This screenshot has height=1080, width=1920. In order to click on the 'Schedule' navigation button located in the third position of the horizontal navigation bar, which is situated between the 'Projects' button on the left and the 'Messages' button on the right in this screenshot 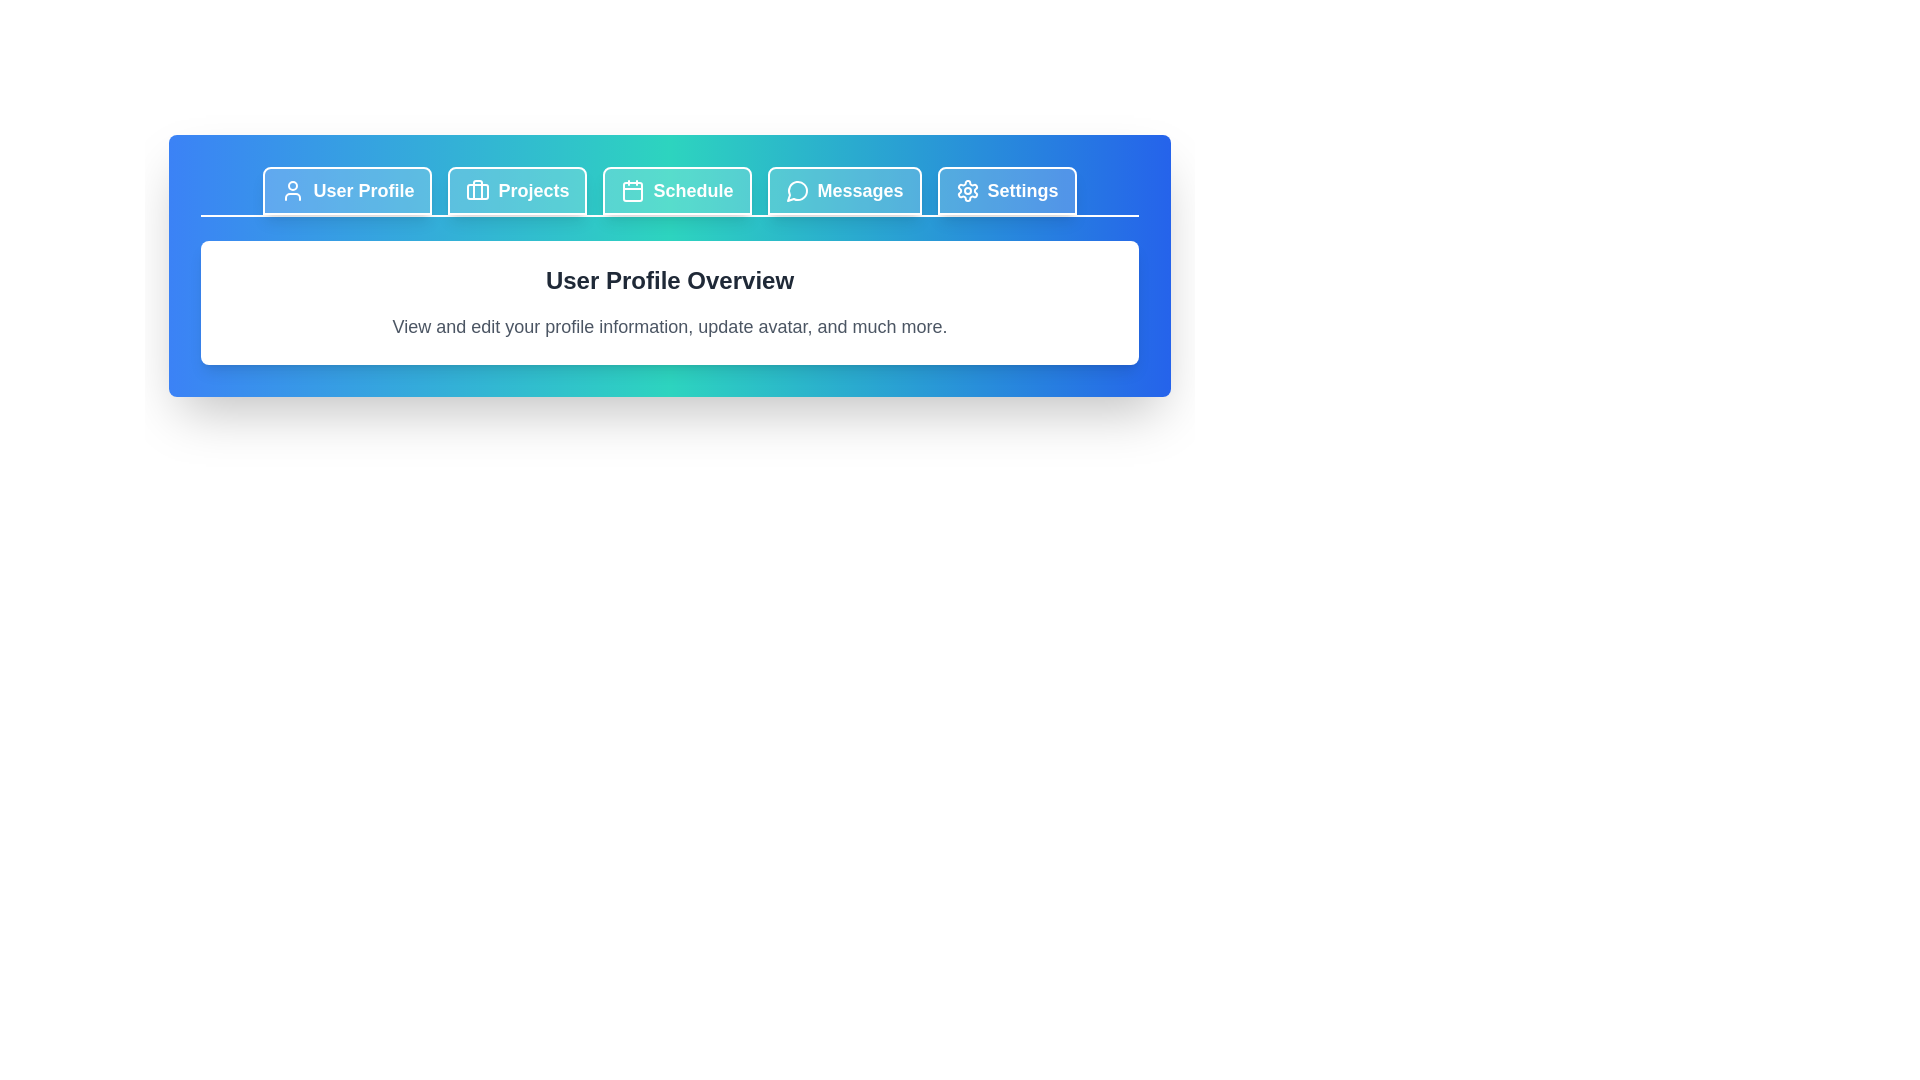, I will do `click(677, 191)`.